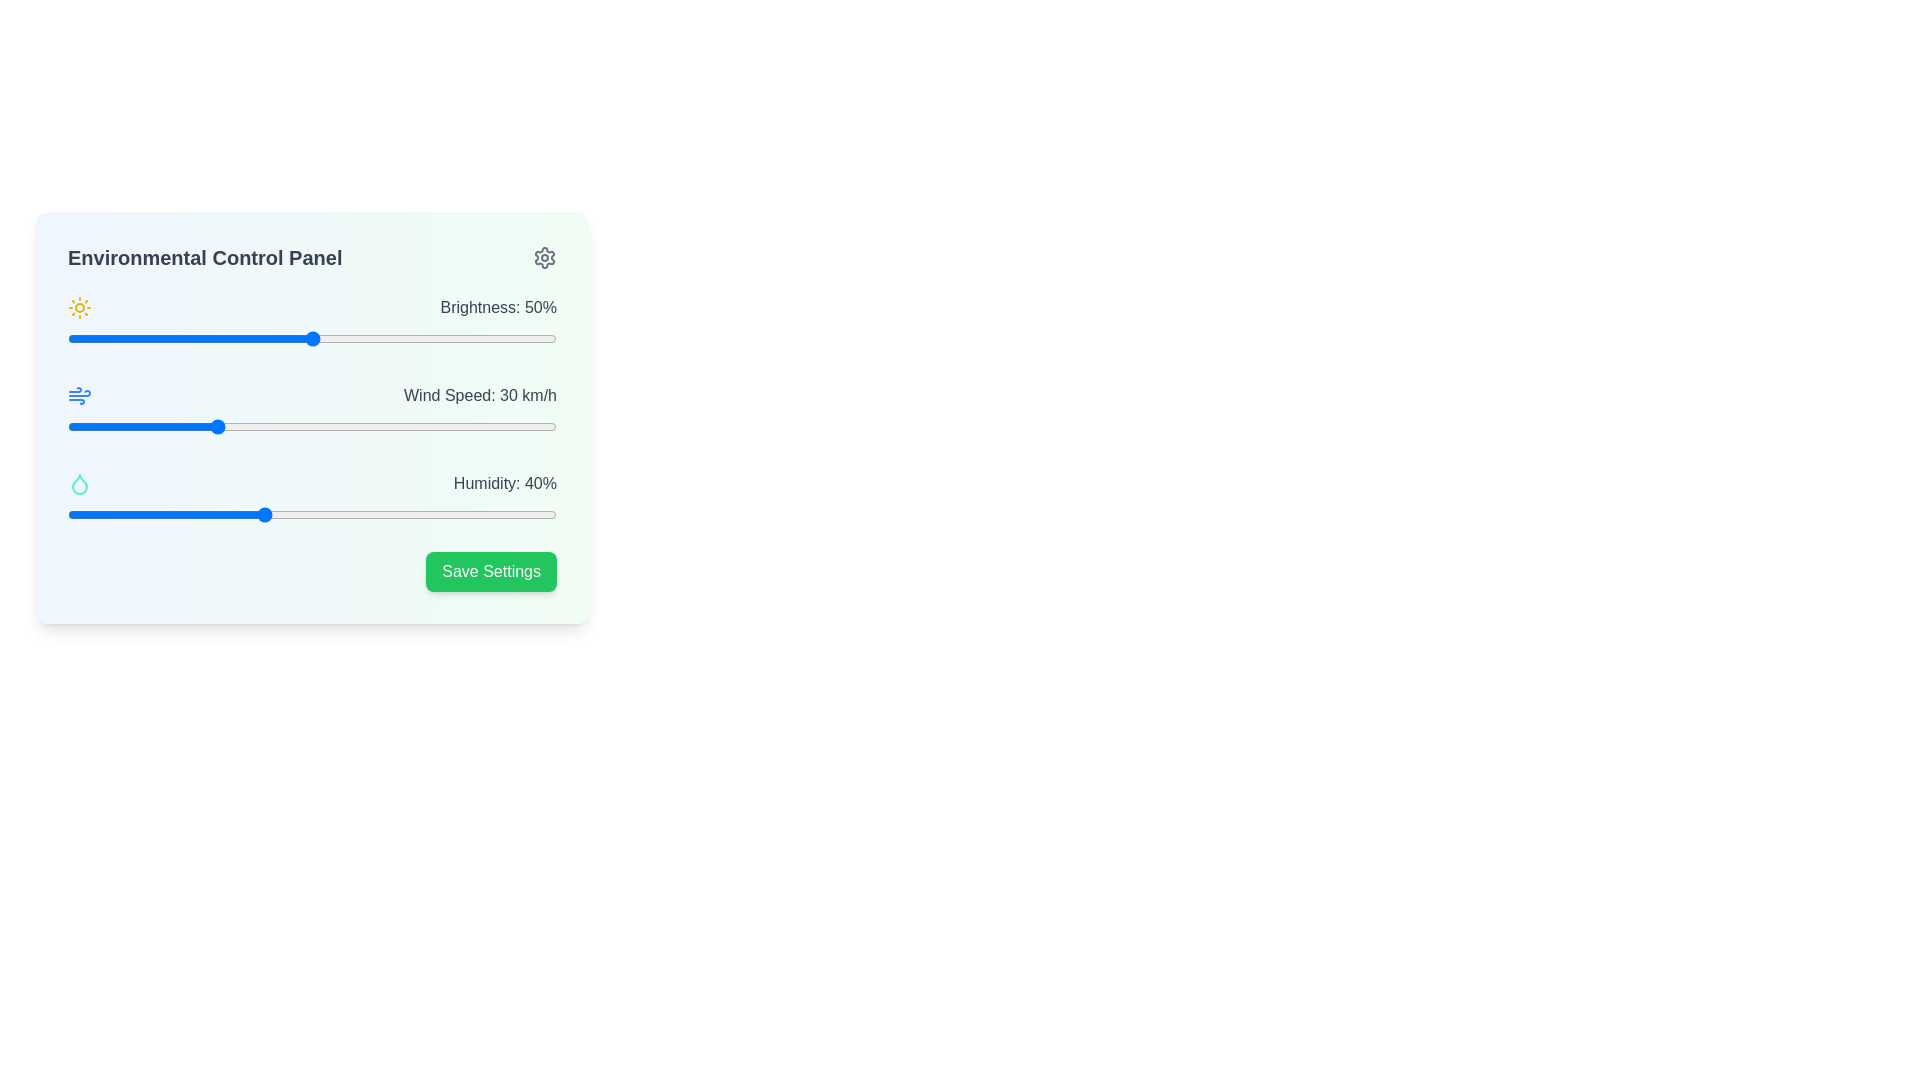 The width and height of the screenshot is (1920, 1080). What do you see at coordinates (311, 338) in the screenshot?
I see `the horizontal brightness slider labeled 'Brightness: 50%' to set its position` at bounding box center [311, 338].